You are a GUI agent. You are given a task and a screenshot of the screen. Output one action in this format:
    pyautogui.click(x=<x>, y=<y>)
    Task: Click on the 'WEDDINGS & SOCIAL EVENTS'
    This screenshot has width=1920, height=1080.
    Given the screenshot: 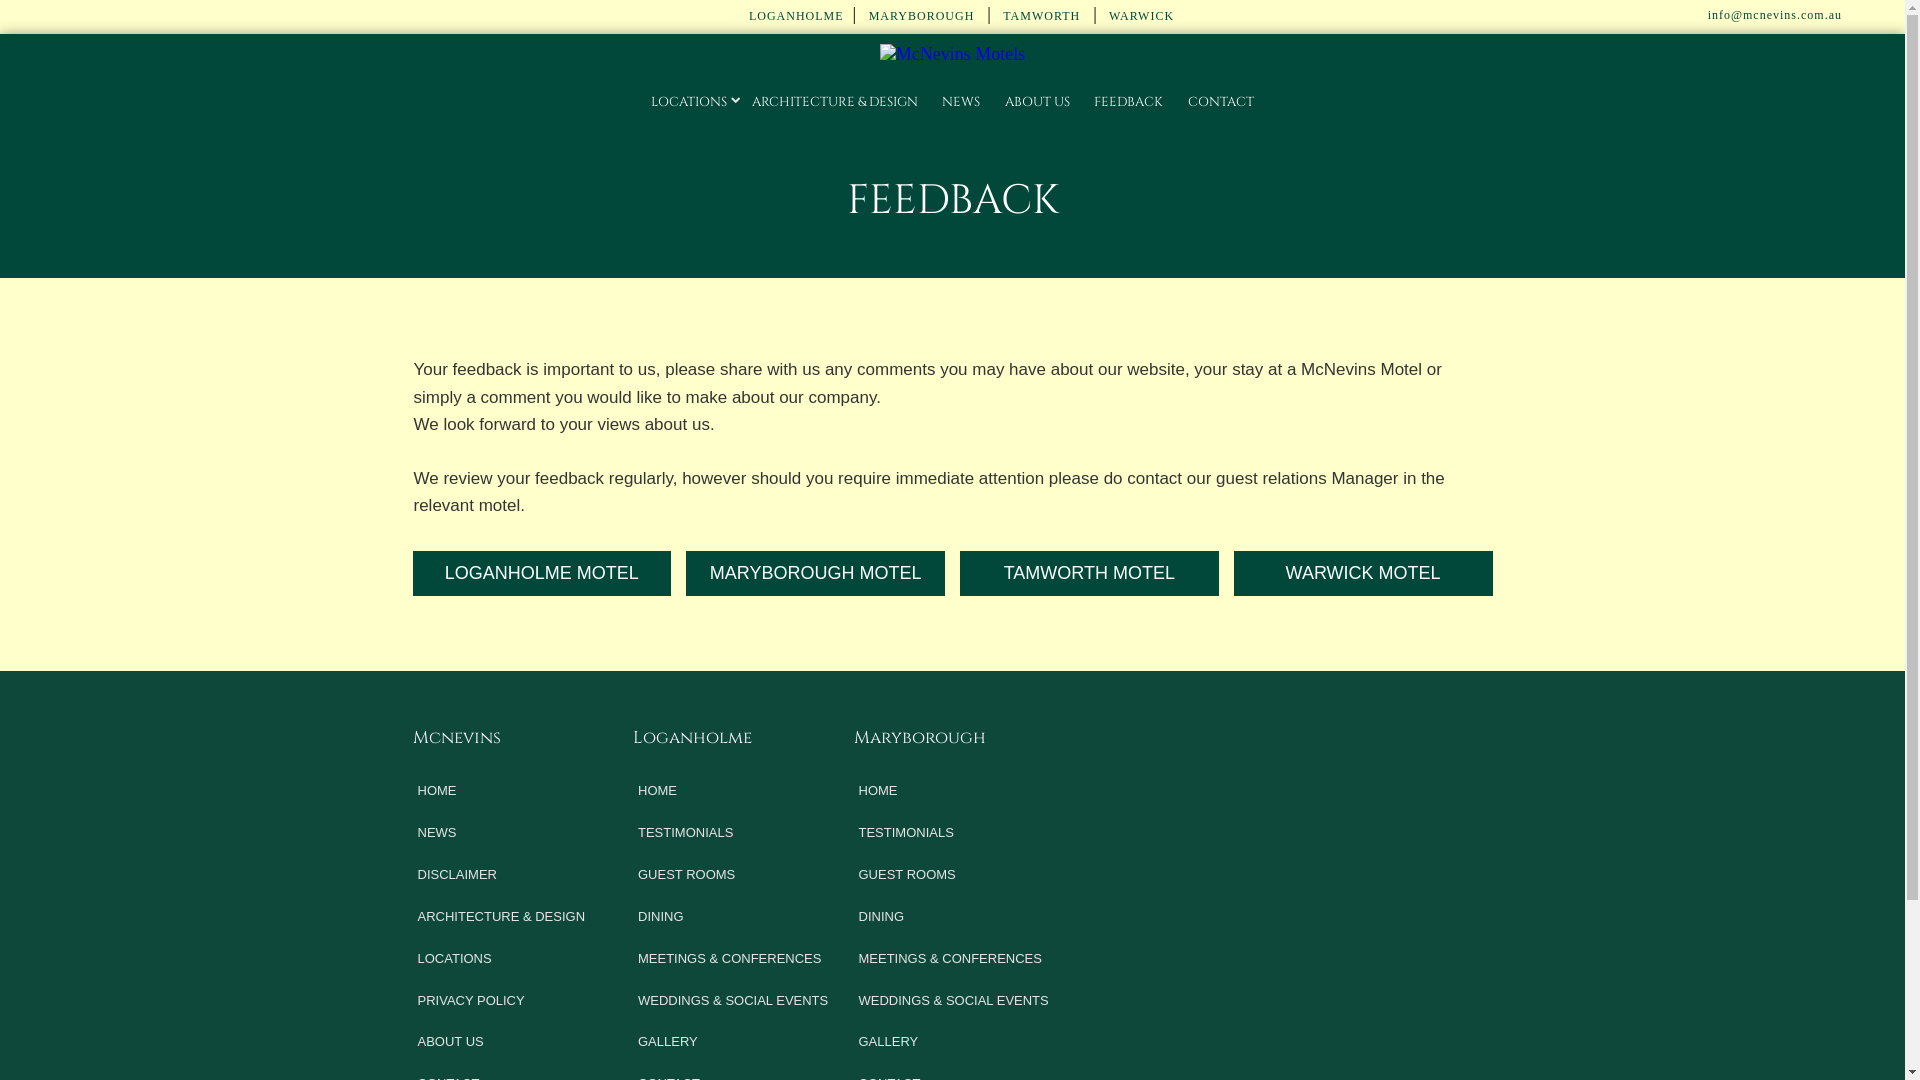 What is the action you would take?
    pyautogui.click(x=742, y=1001)
    